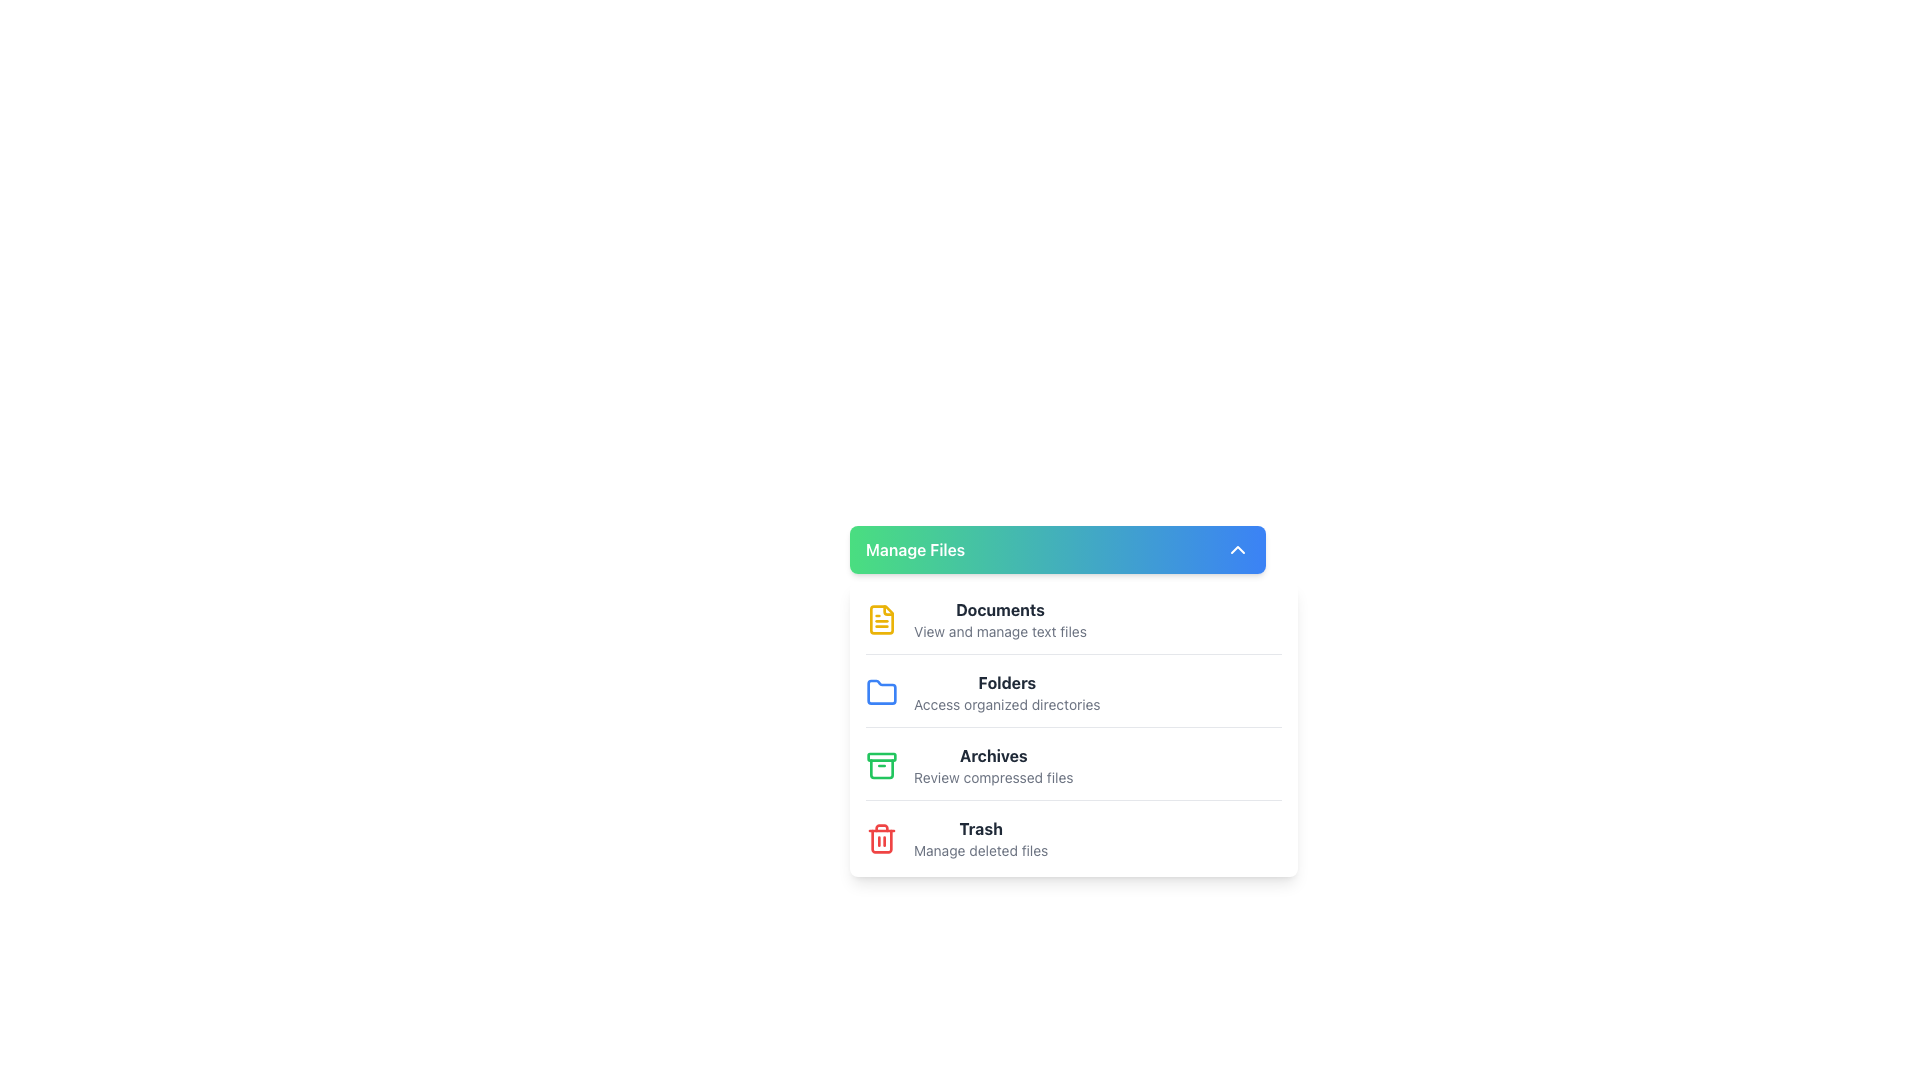  What do you see at coordinates (1073, 698) in the screenshot?
I see `the list item labeled 'Folders', which is styled with bold dark gray text and a blue folder icon` at bounding box center [1073, 698].